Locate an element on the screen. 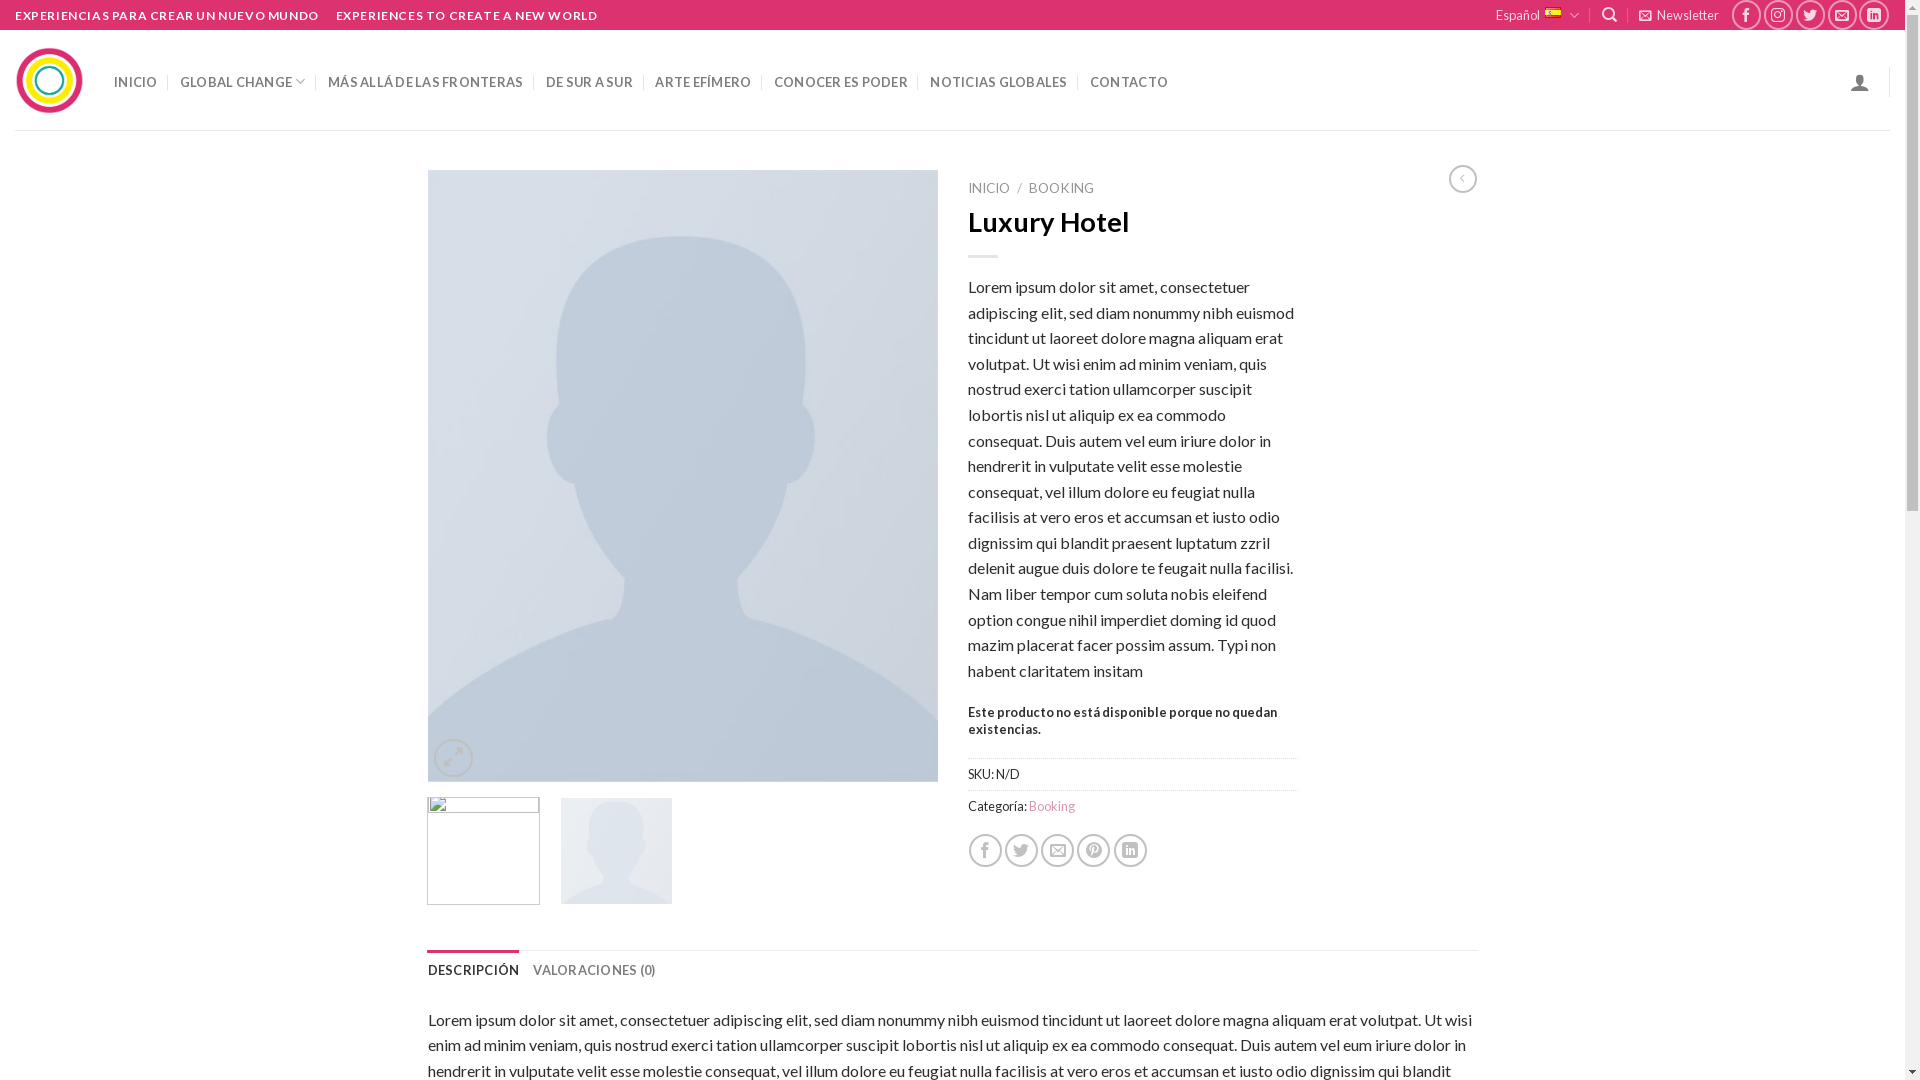  'CONOCER ES PODER' is located at coordinates (772, 80).